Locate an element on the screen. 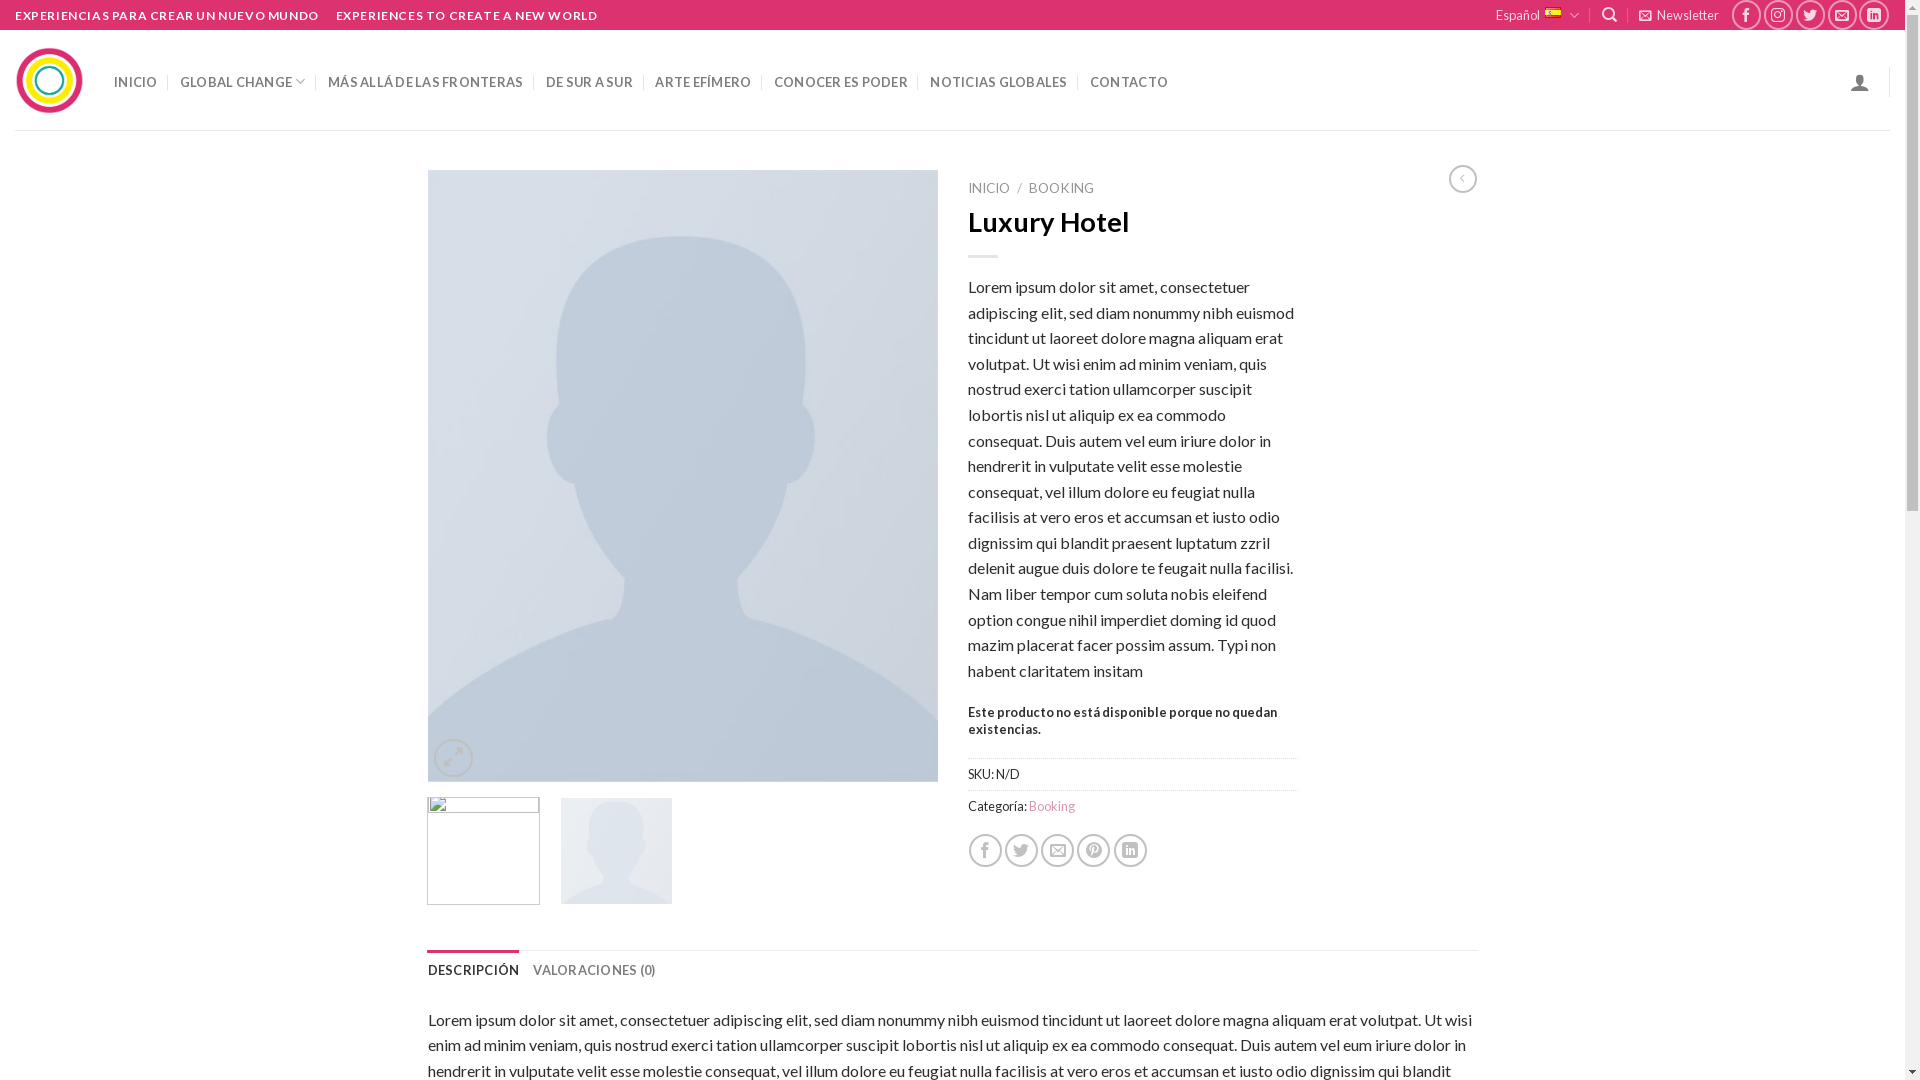  'CONOCER ES PODER' is located at coordinates (772, 80).